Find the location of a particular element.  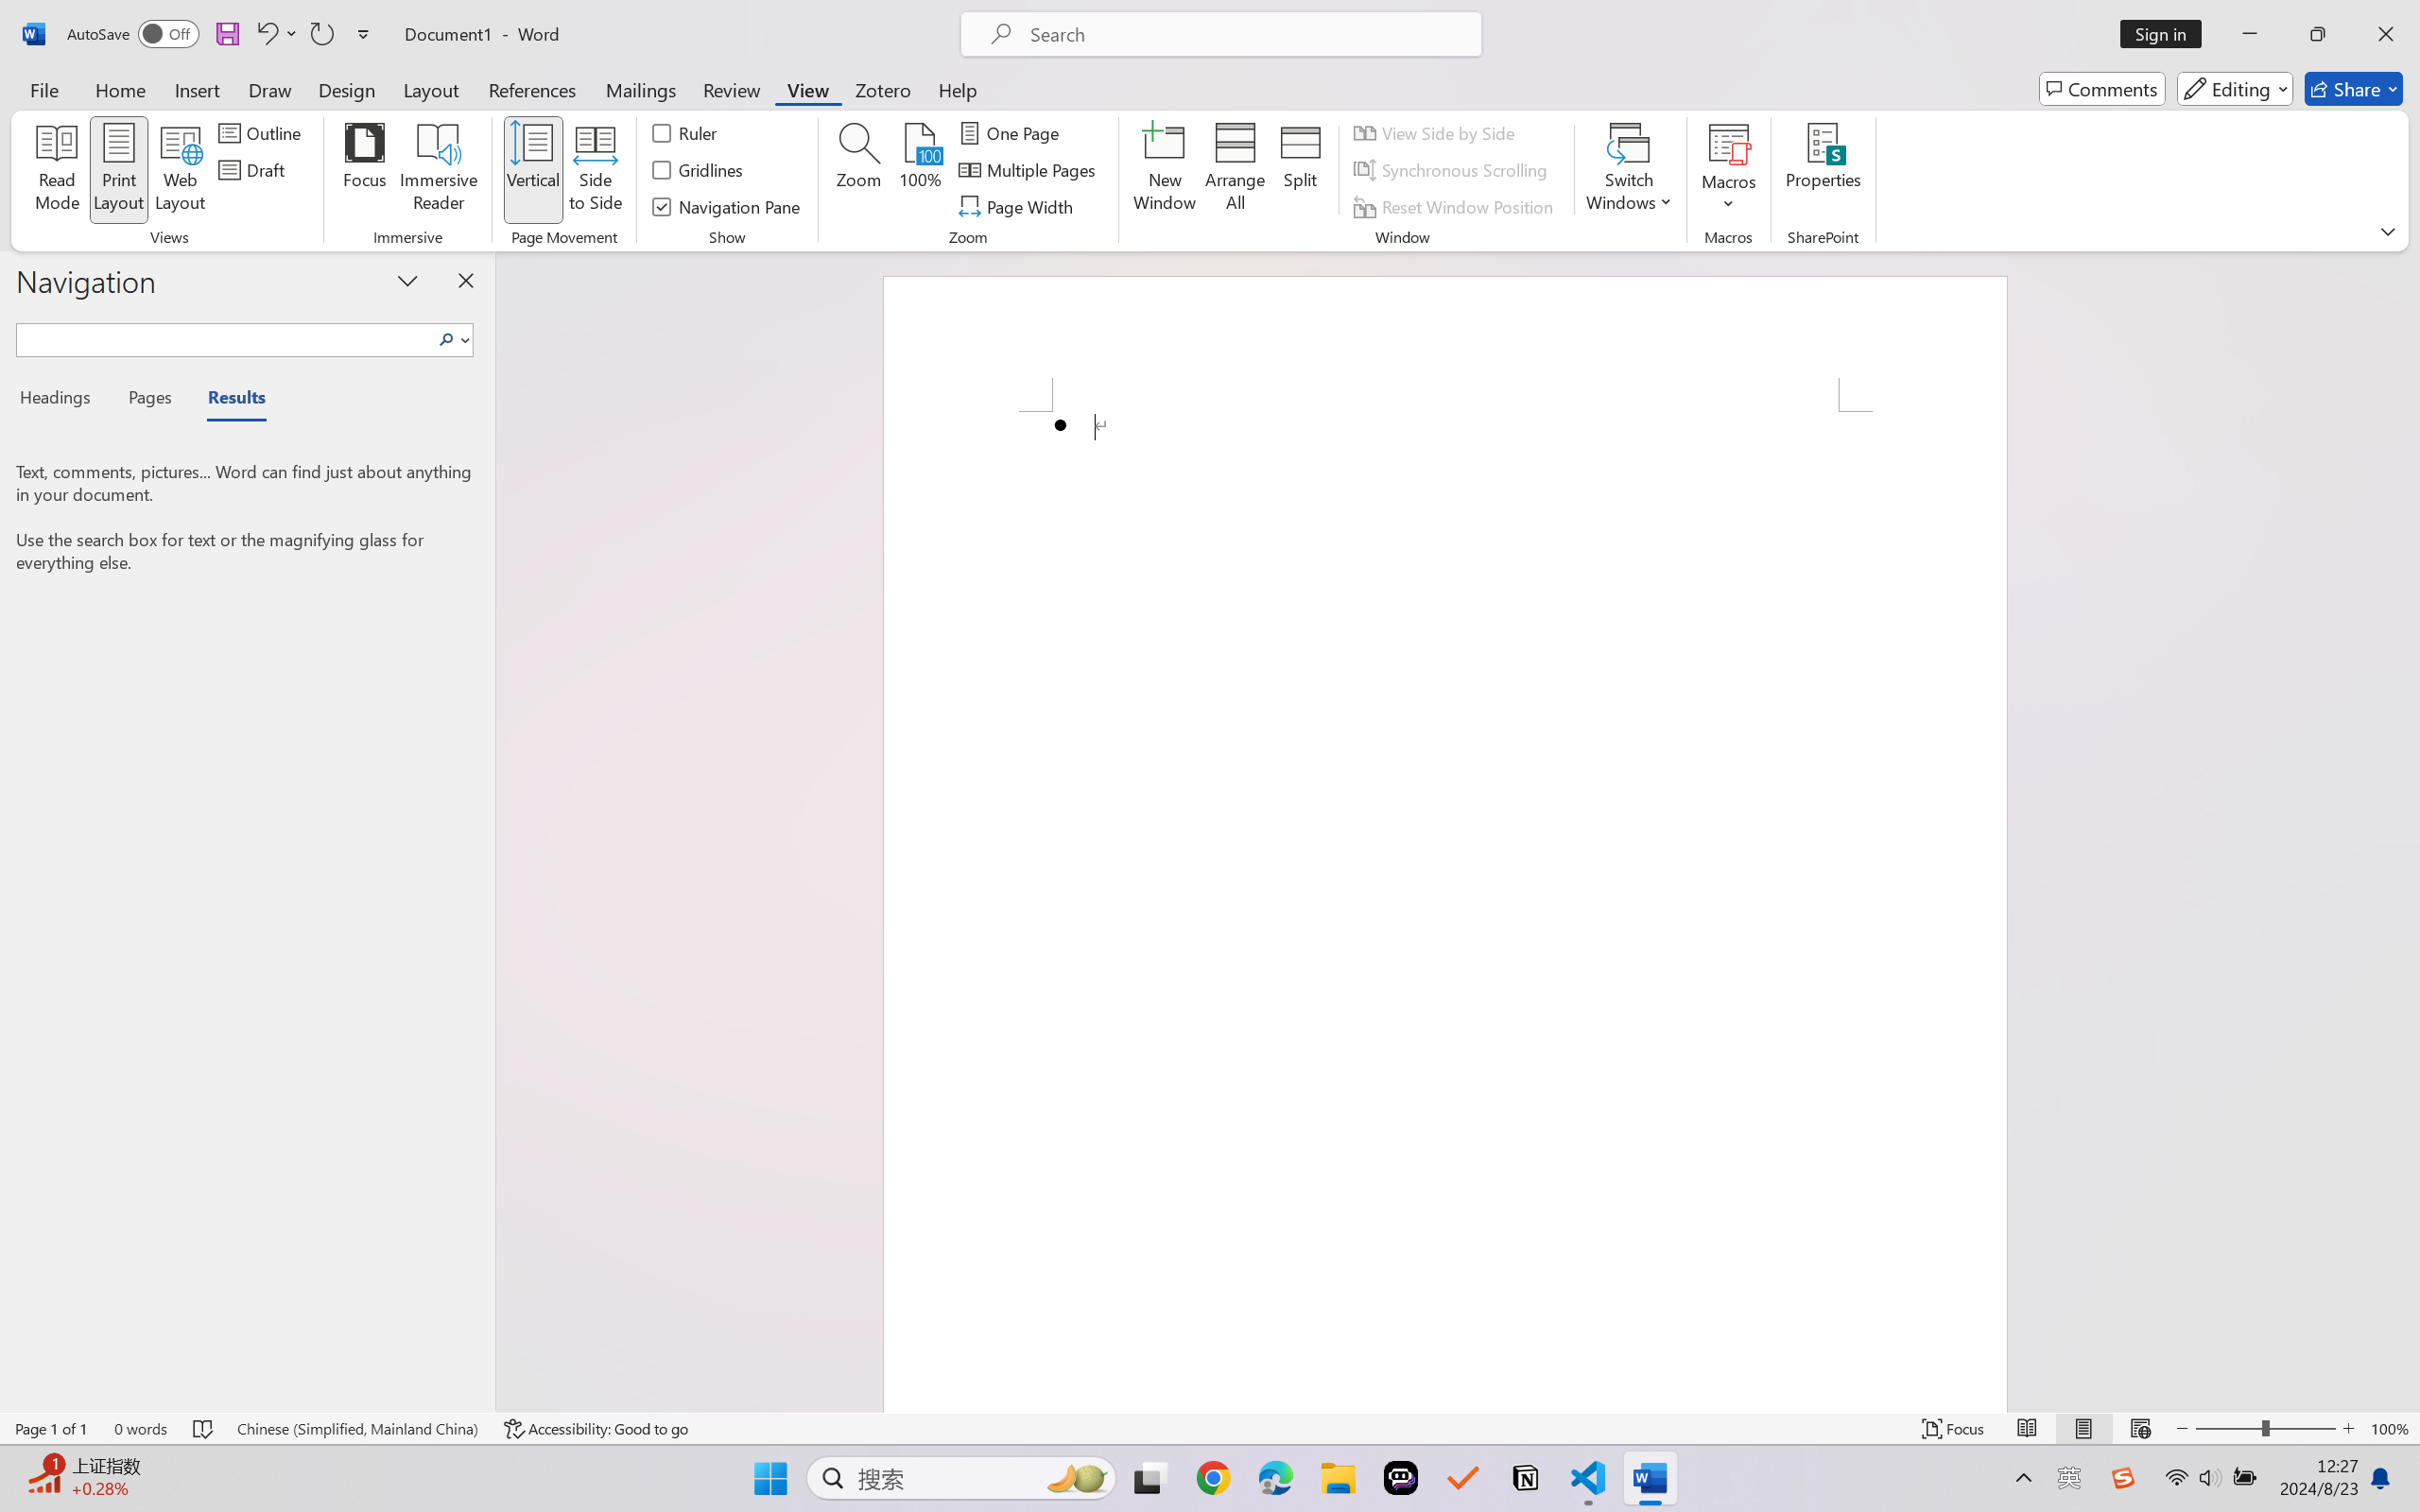

'Immersive Reader' is located at coordinates (438, 170).